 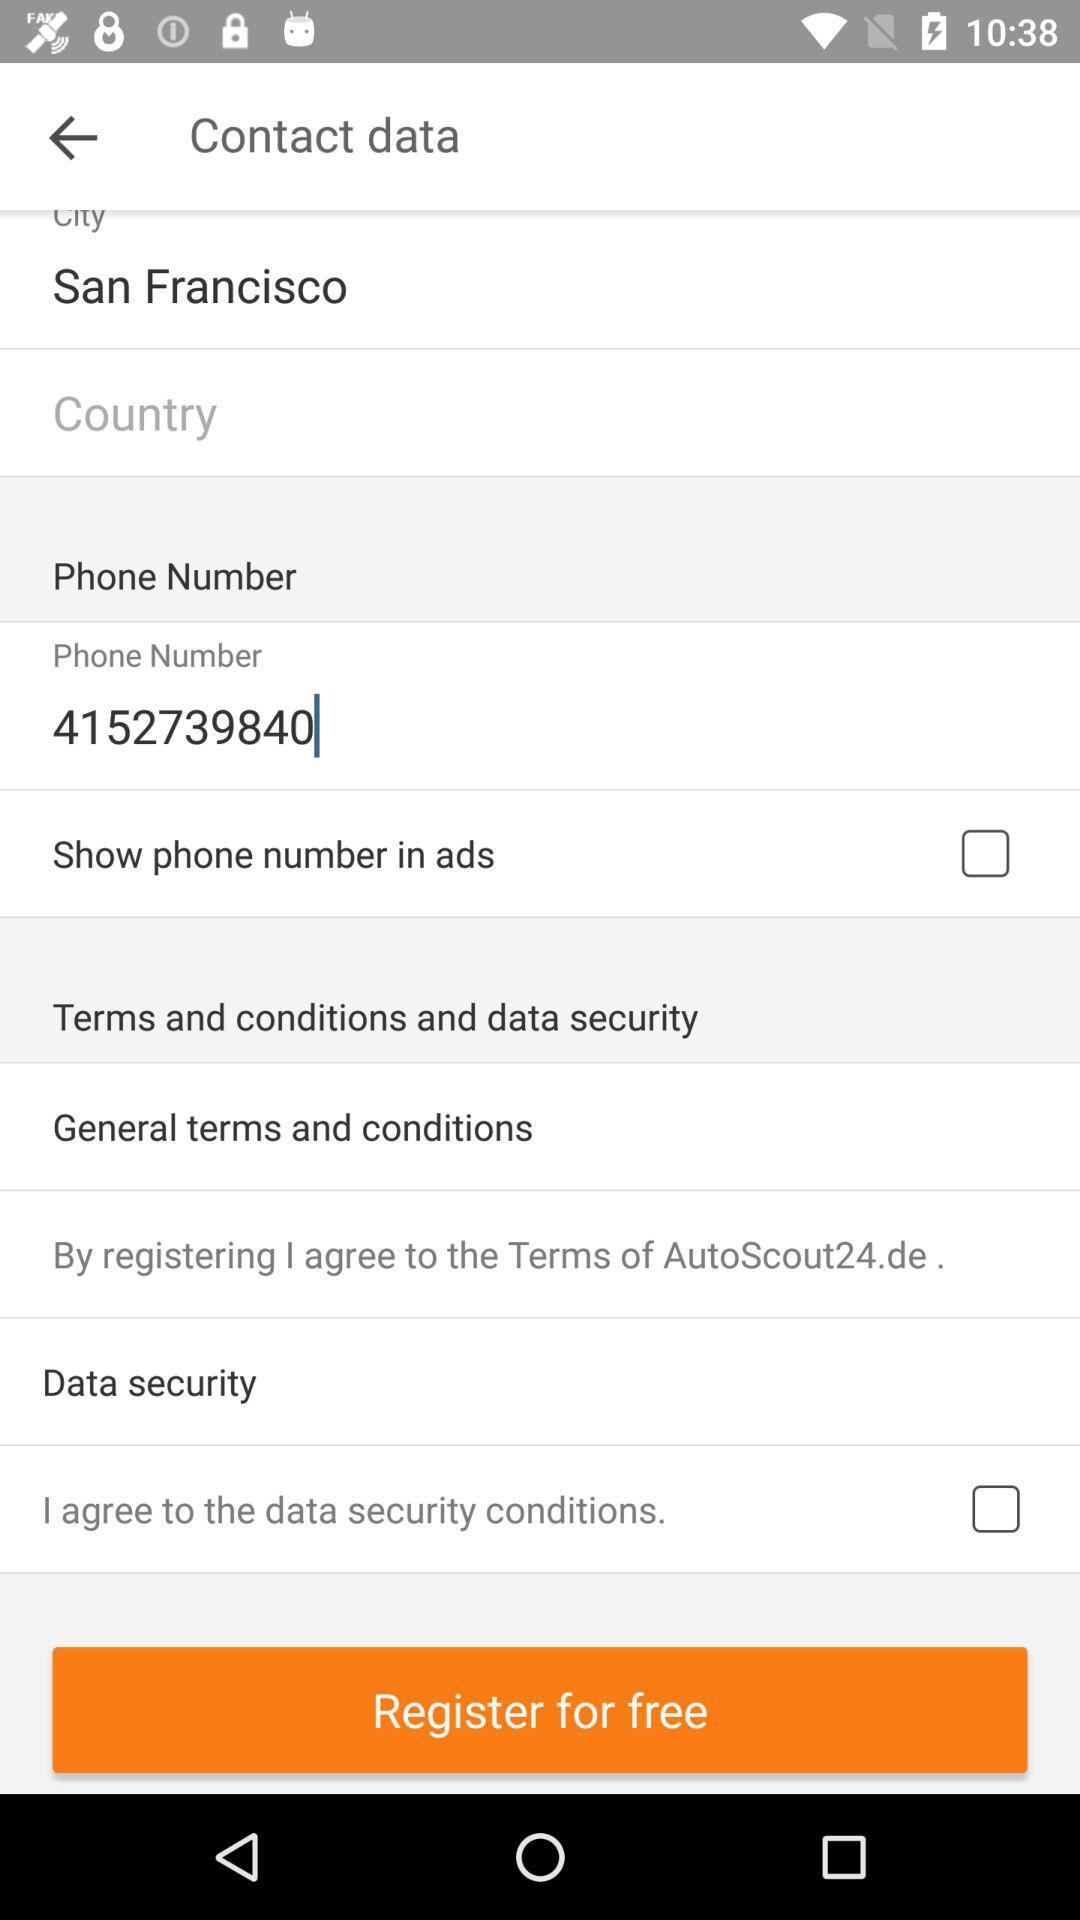 What do you see at coordinates (542, 724) in the screenshot?
I see `the 4152739840` at bounding box center [542, 724].